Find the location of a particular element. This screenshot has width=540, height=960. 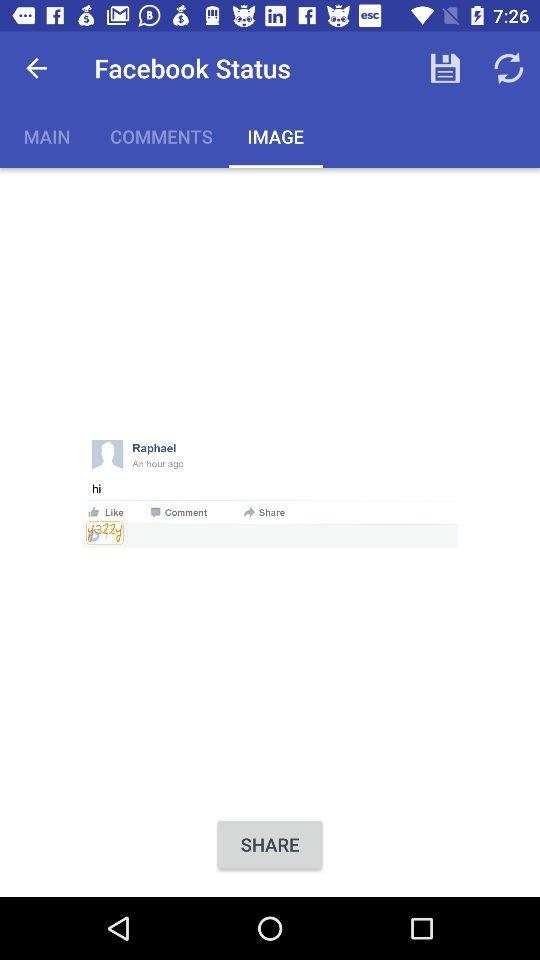

app next to facebook status icon is located at coordinates (36, 68).